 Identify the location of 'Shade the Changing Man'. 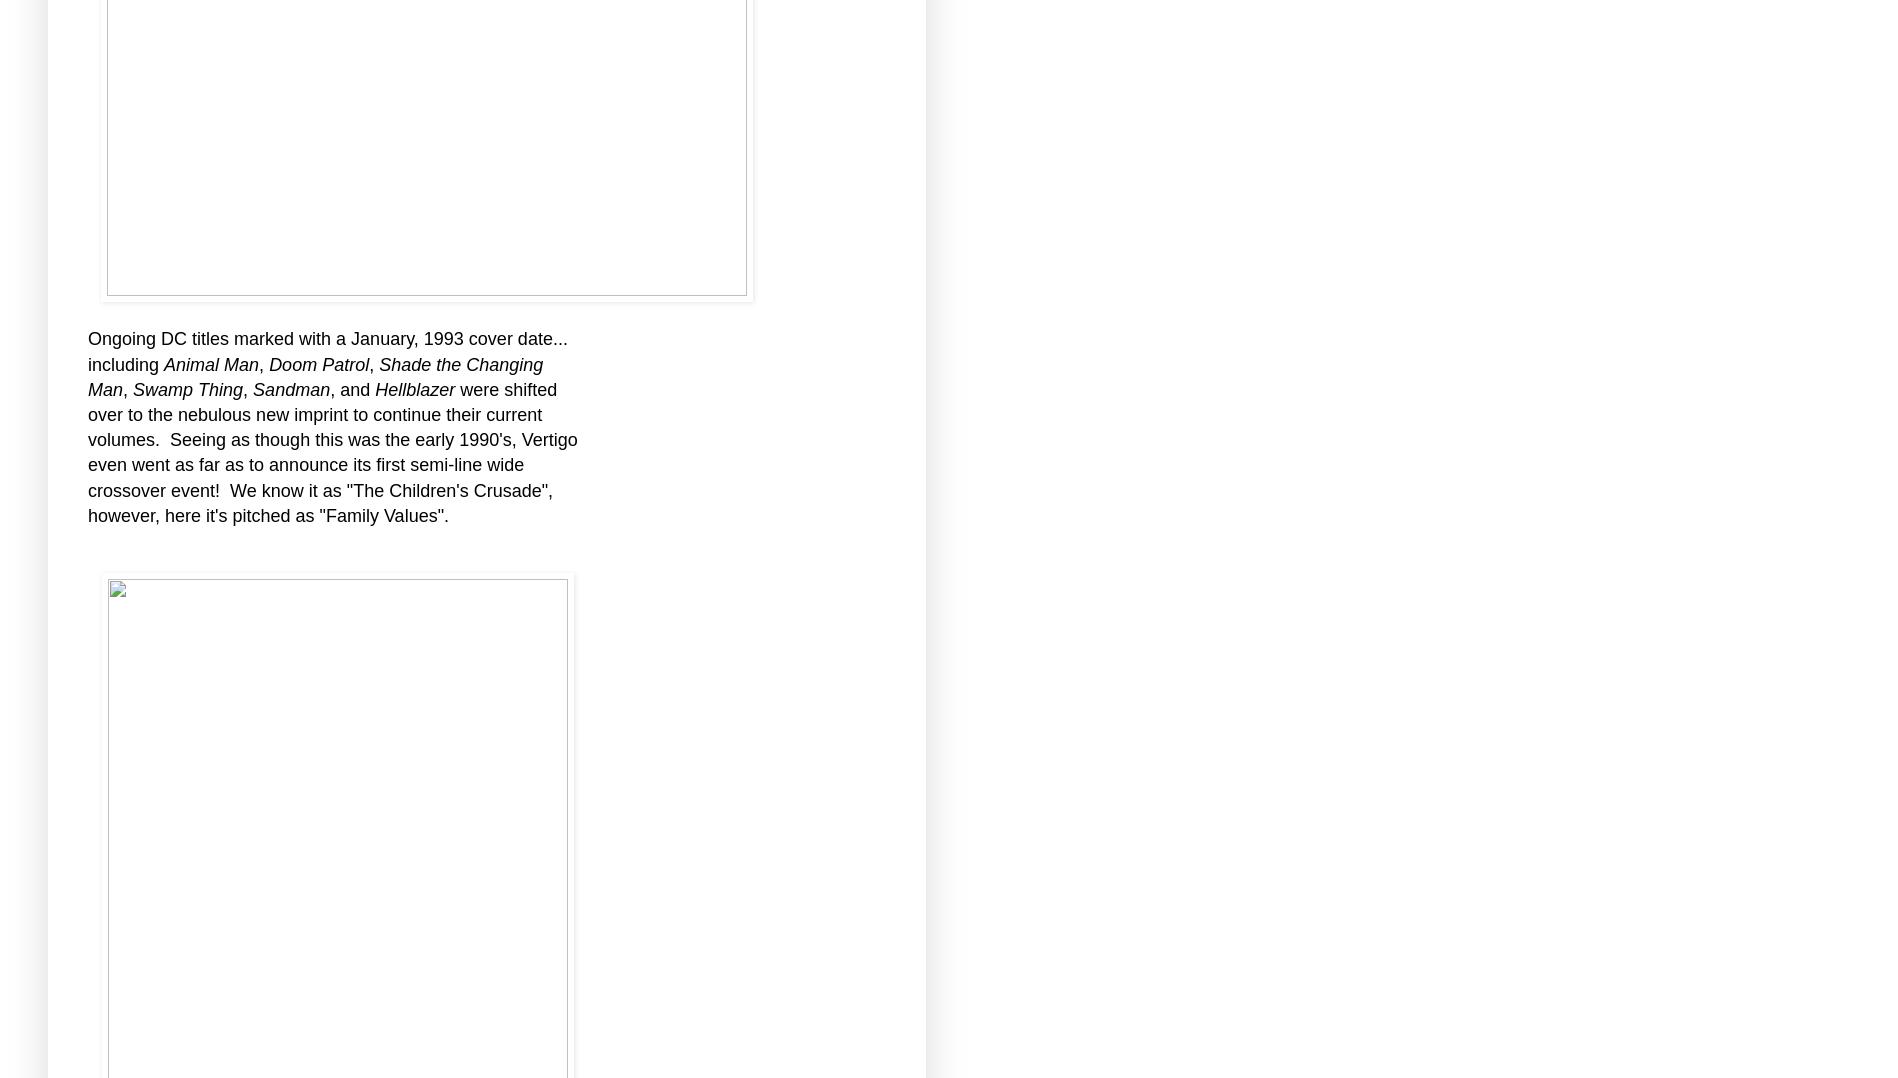
(314, 376).